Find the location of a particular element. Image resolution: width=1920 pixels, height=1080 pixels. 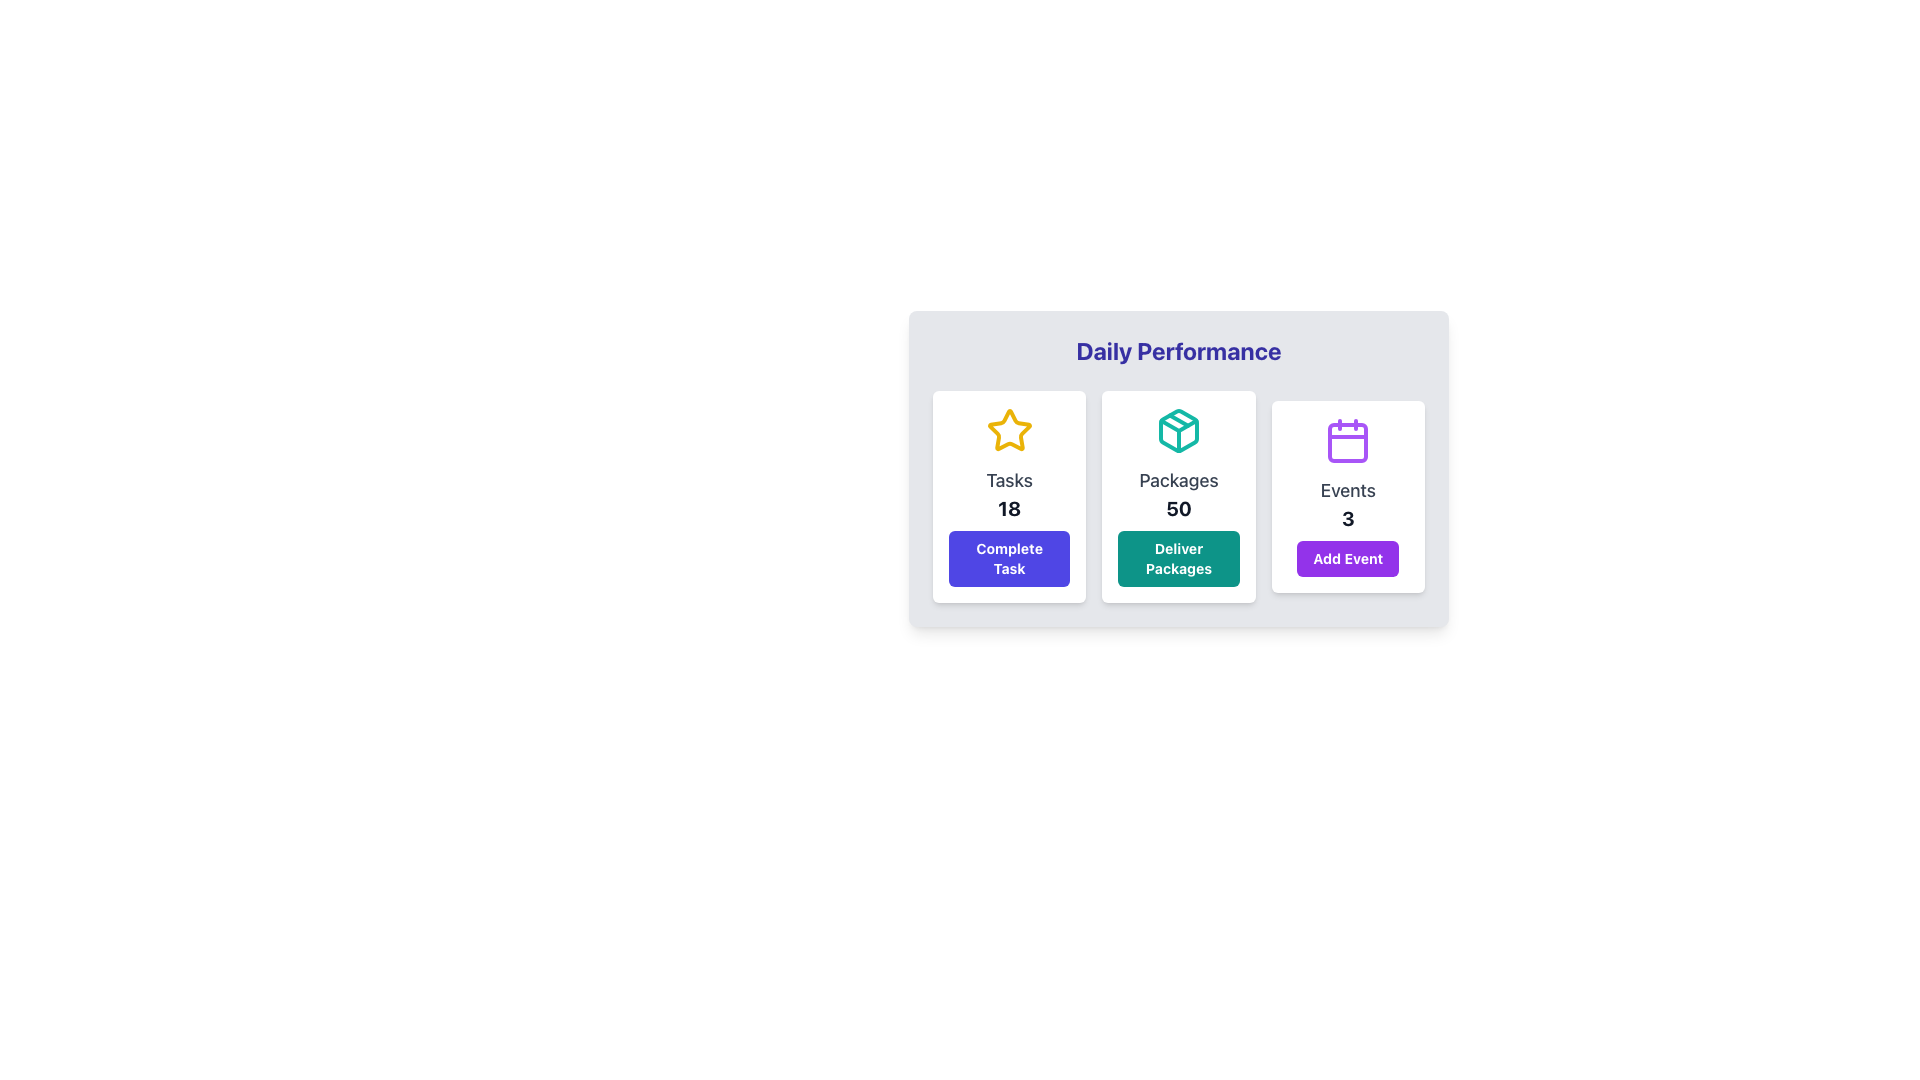

the yellow star icon located at the top-left of the 'Tasks' card in the 'Daily Performance' section, which is styled with a hollow center and medium-thick outlines is located at coordinates (1009, 429).